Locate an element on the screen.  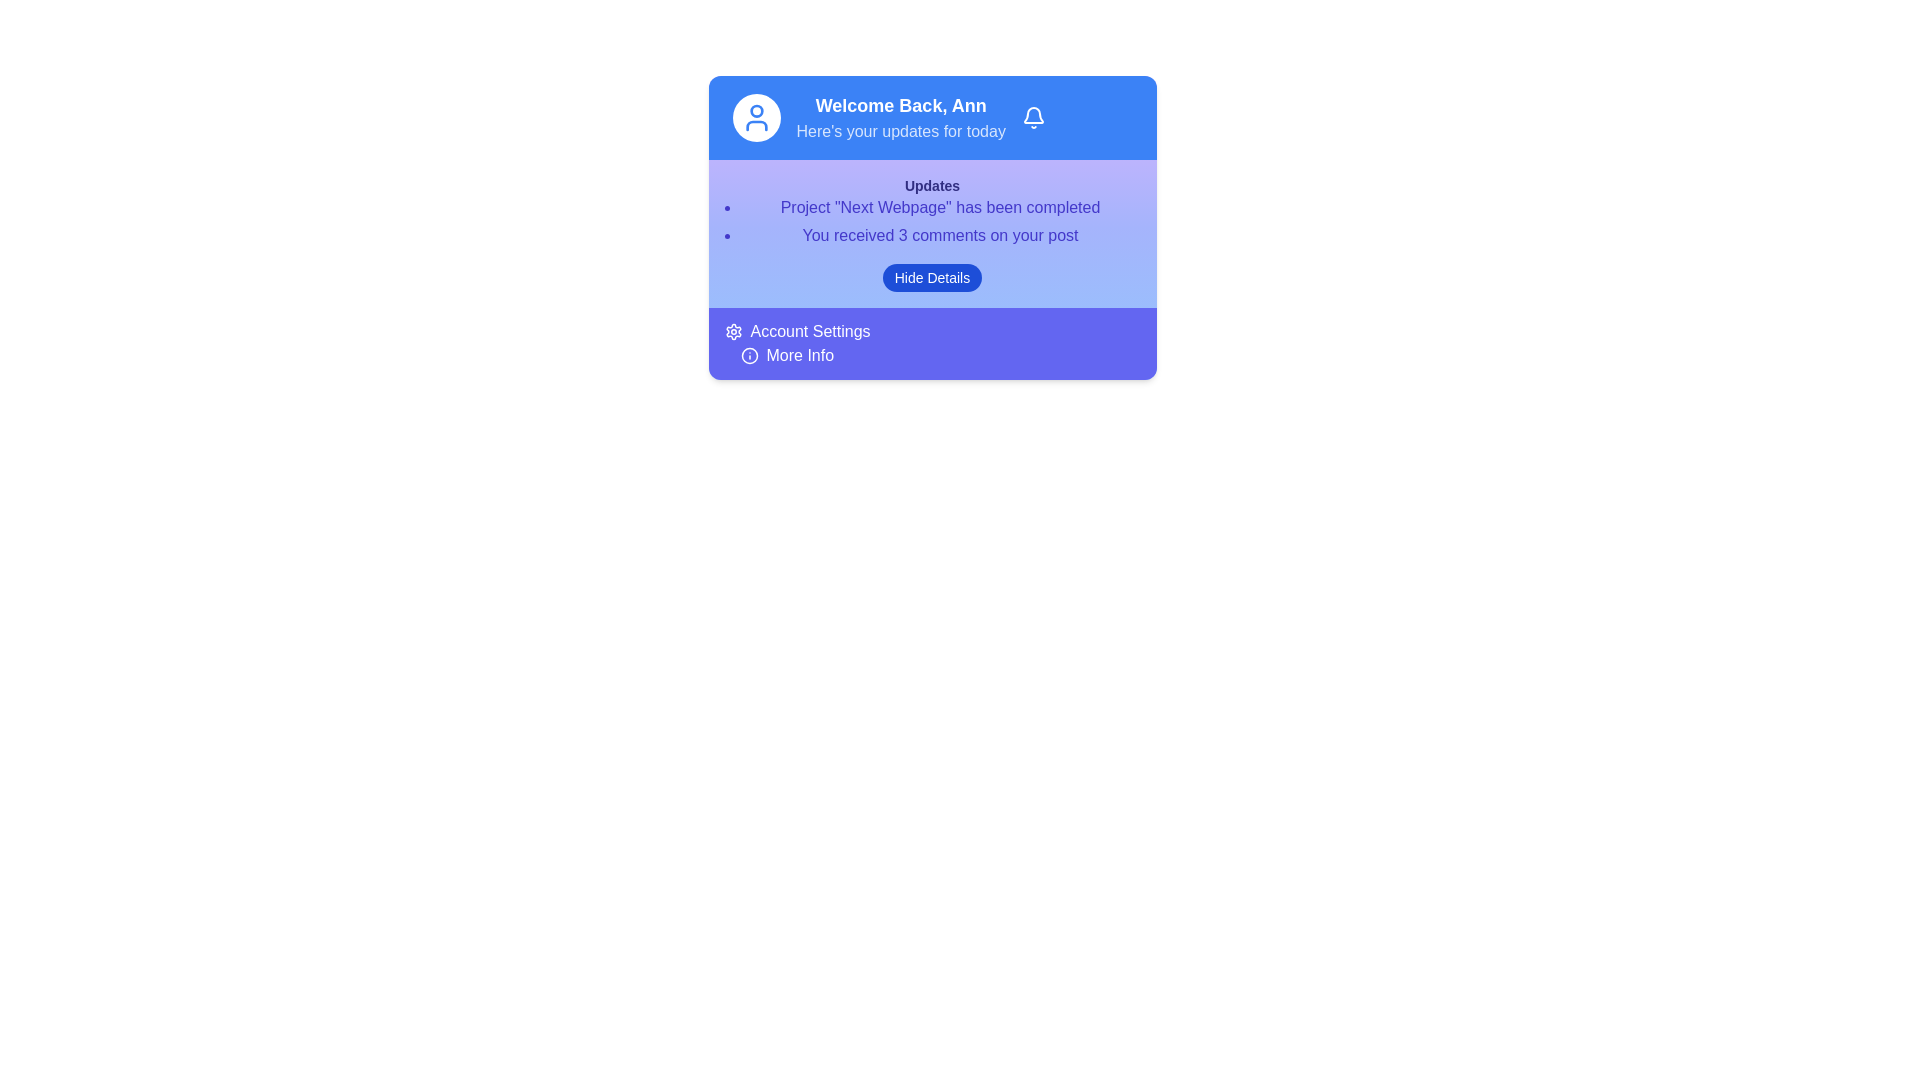
the static text element that reads 'You received 3 comments on your post' in the 'Updates' section of the notification card is located at coordinates (939, 234).